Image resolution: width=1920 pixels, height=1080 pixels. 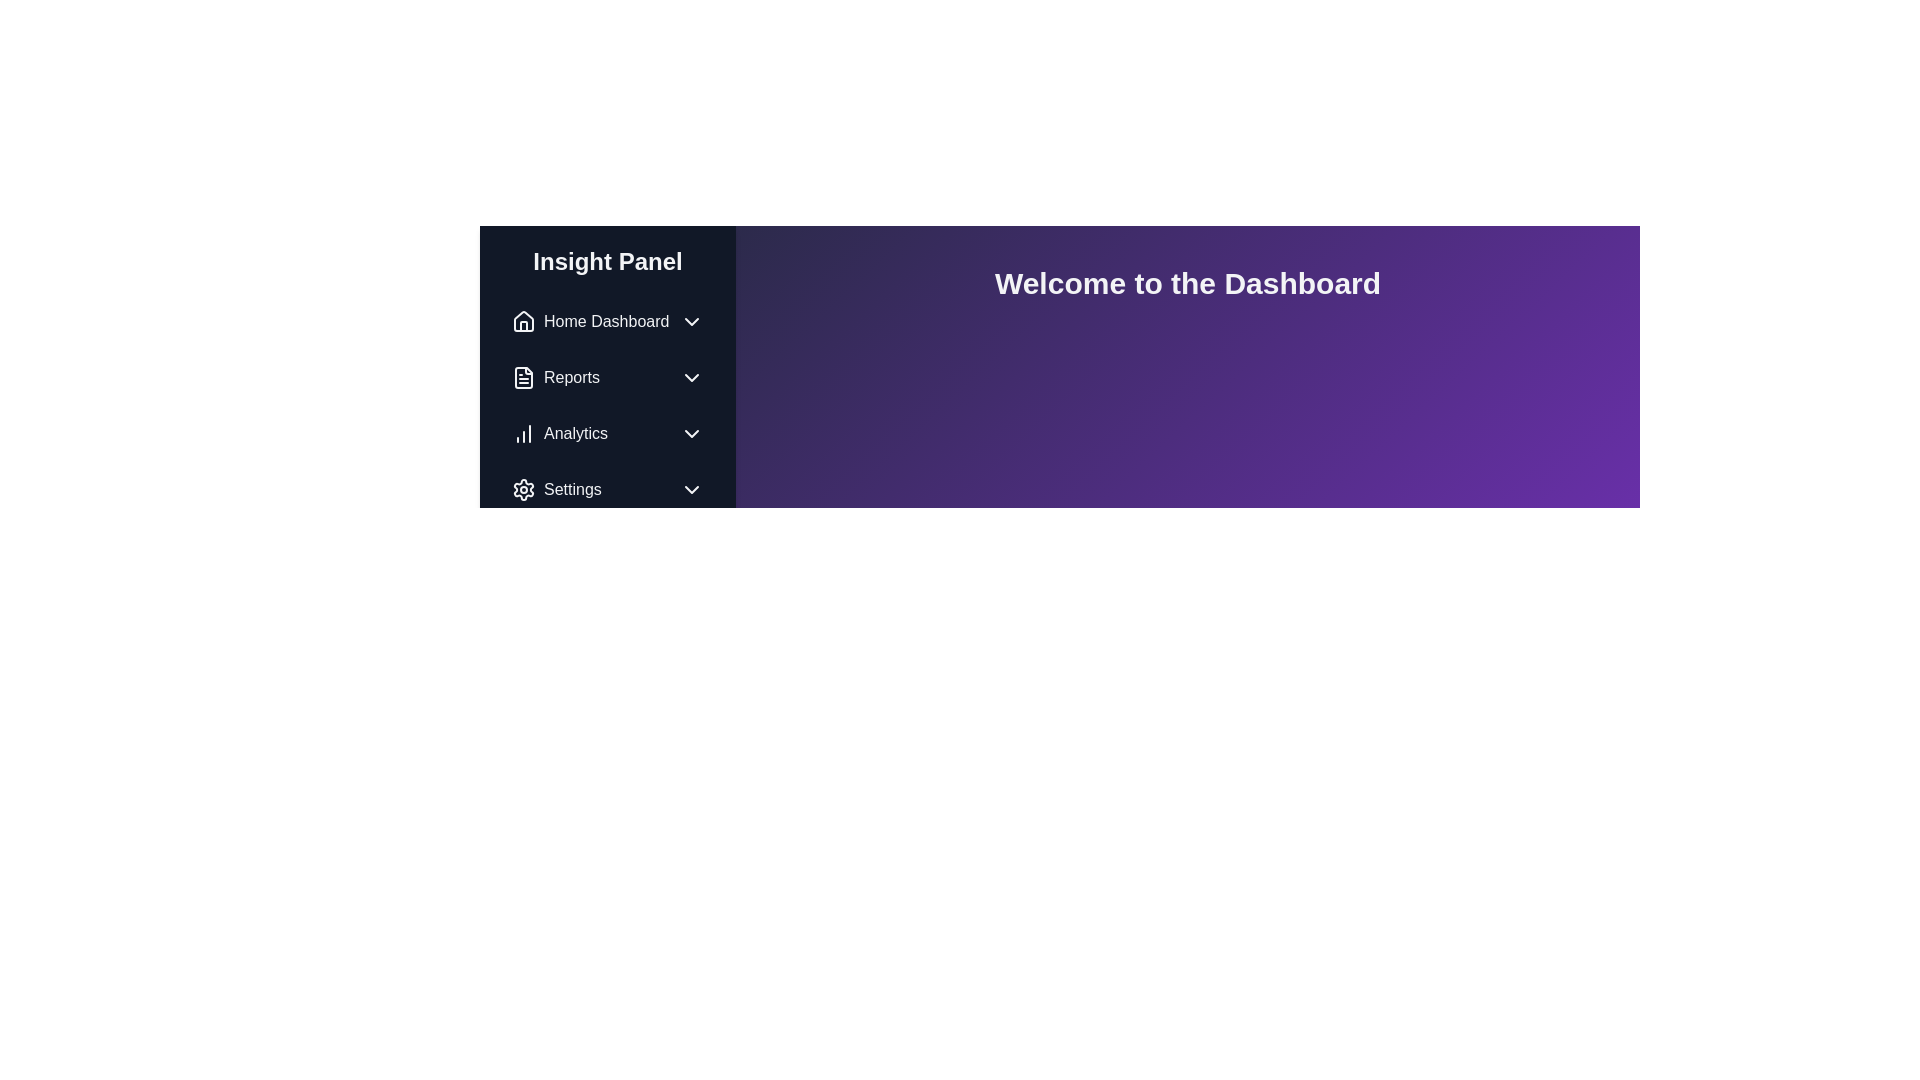 What do you see at coordinates (523, 489) in the screenshot?
I see `the 'Settings' icon in the navigation menu` at bounding box center [523, 489].